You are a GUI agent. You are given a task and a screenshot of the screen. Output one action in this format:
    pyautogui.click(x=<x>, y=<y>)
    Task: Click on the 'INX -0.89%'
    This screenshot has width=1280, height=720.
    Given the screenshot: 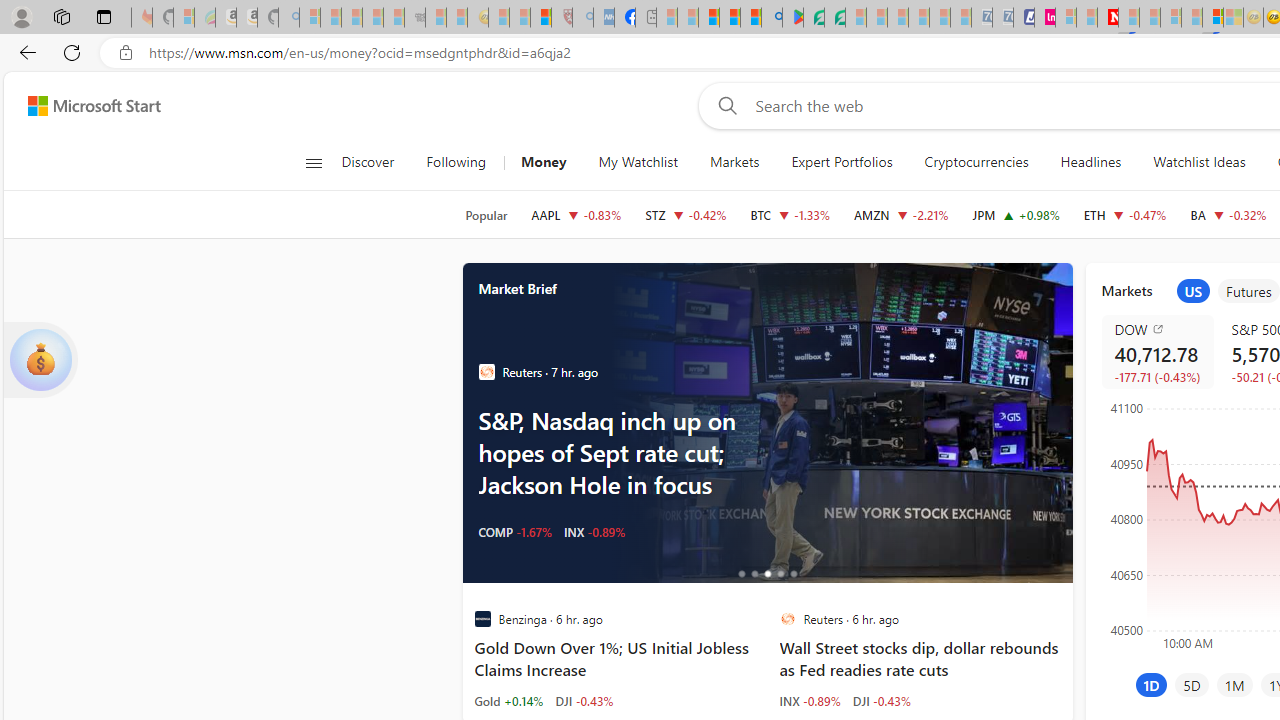 What is the action you would take?
    pyautogui.click(x=810, y=699)
    